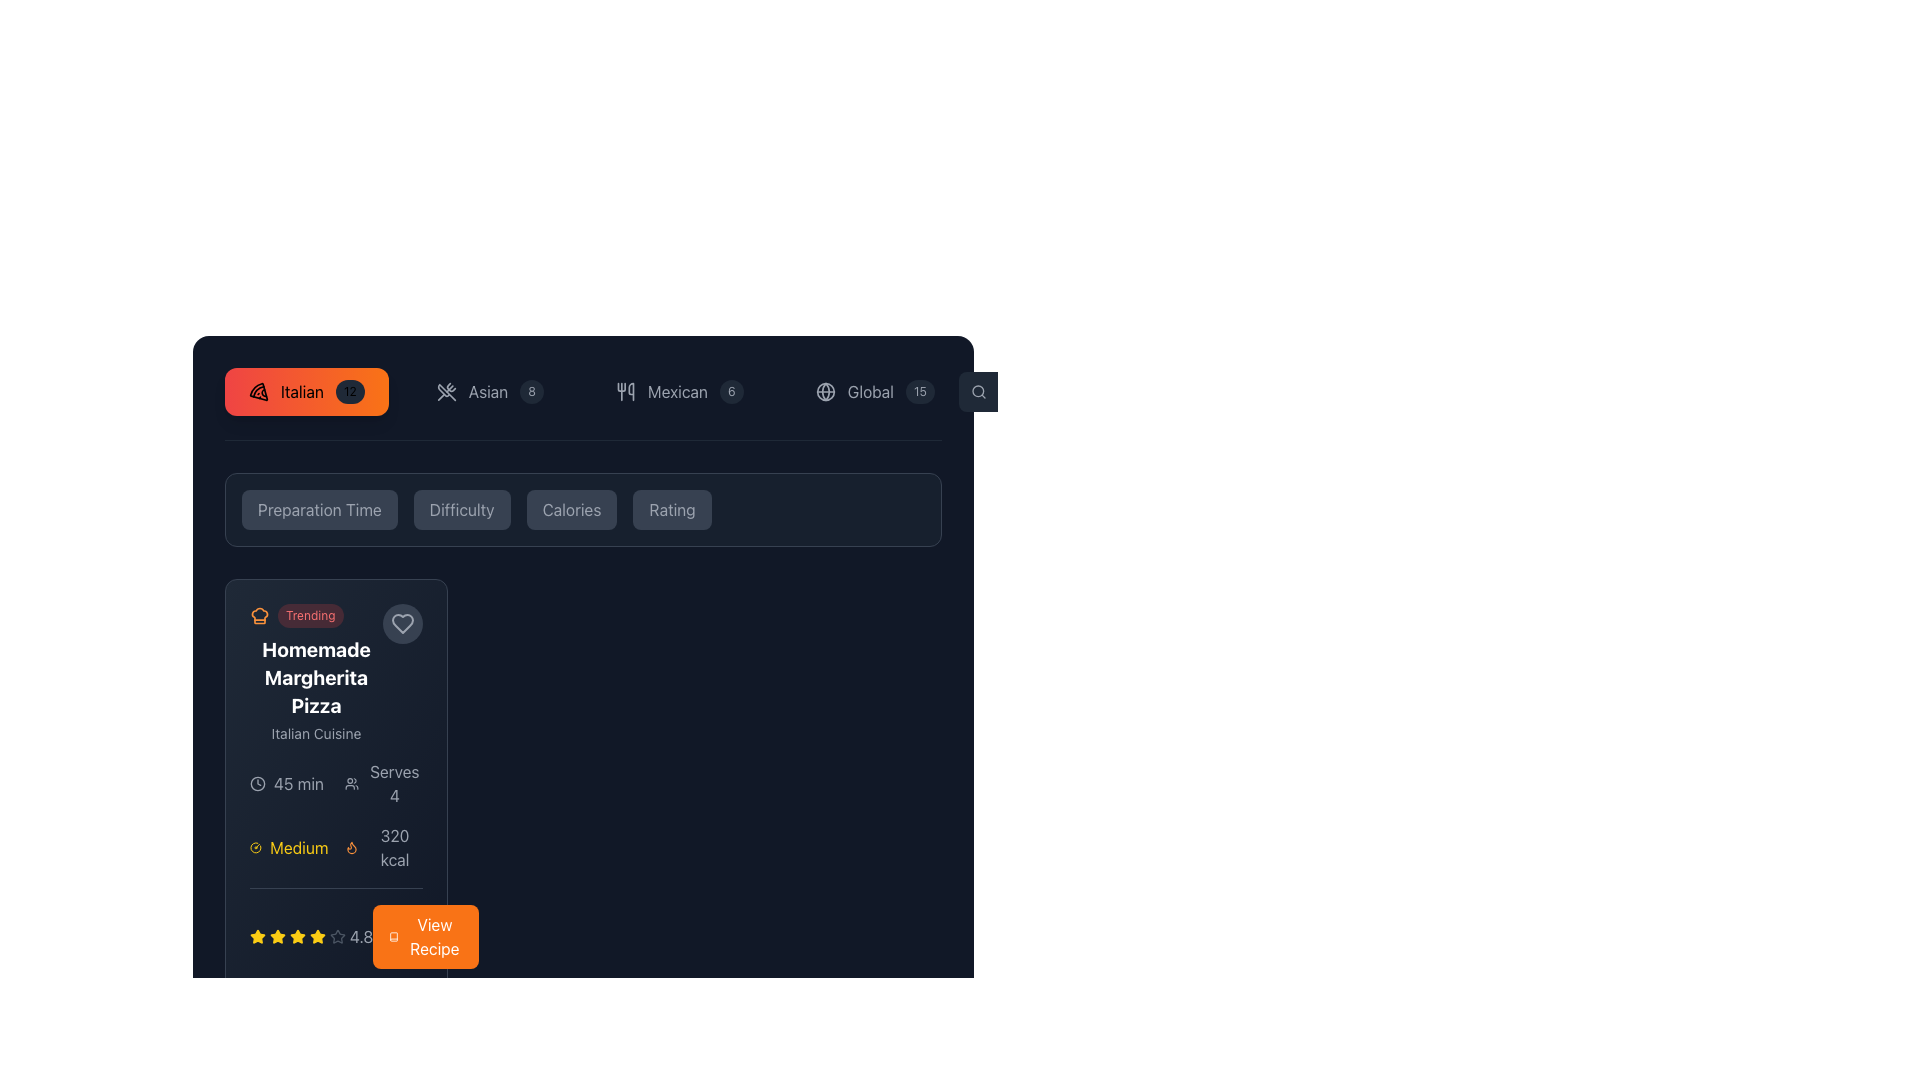  Describe the element at coordinates (590, 392) in the screenshot. I see `the 'Mexican' button in the navigation list` at that location.